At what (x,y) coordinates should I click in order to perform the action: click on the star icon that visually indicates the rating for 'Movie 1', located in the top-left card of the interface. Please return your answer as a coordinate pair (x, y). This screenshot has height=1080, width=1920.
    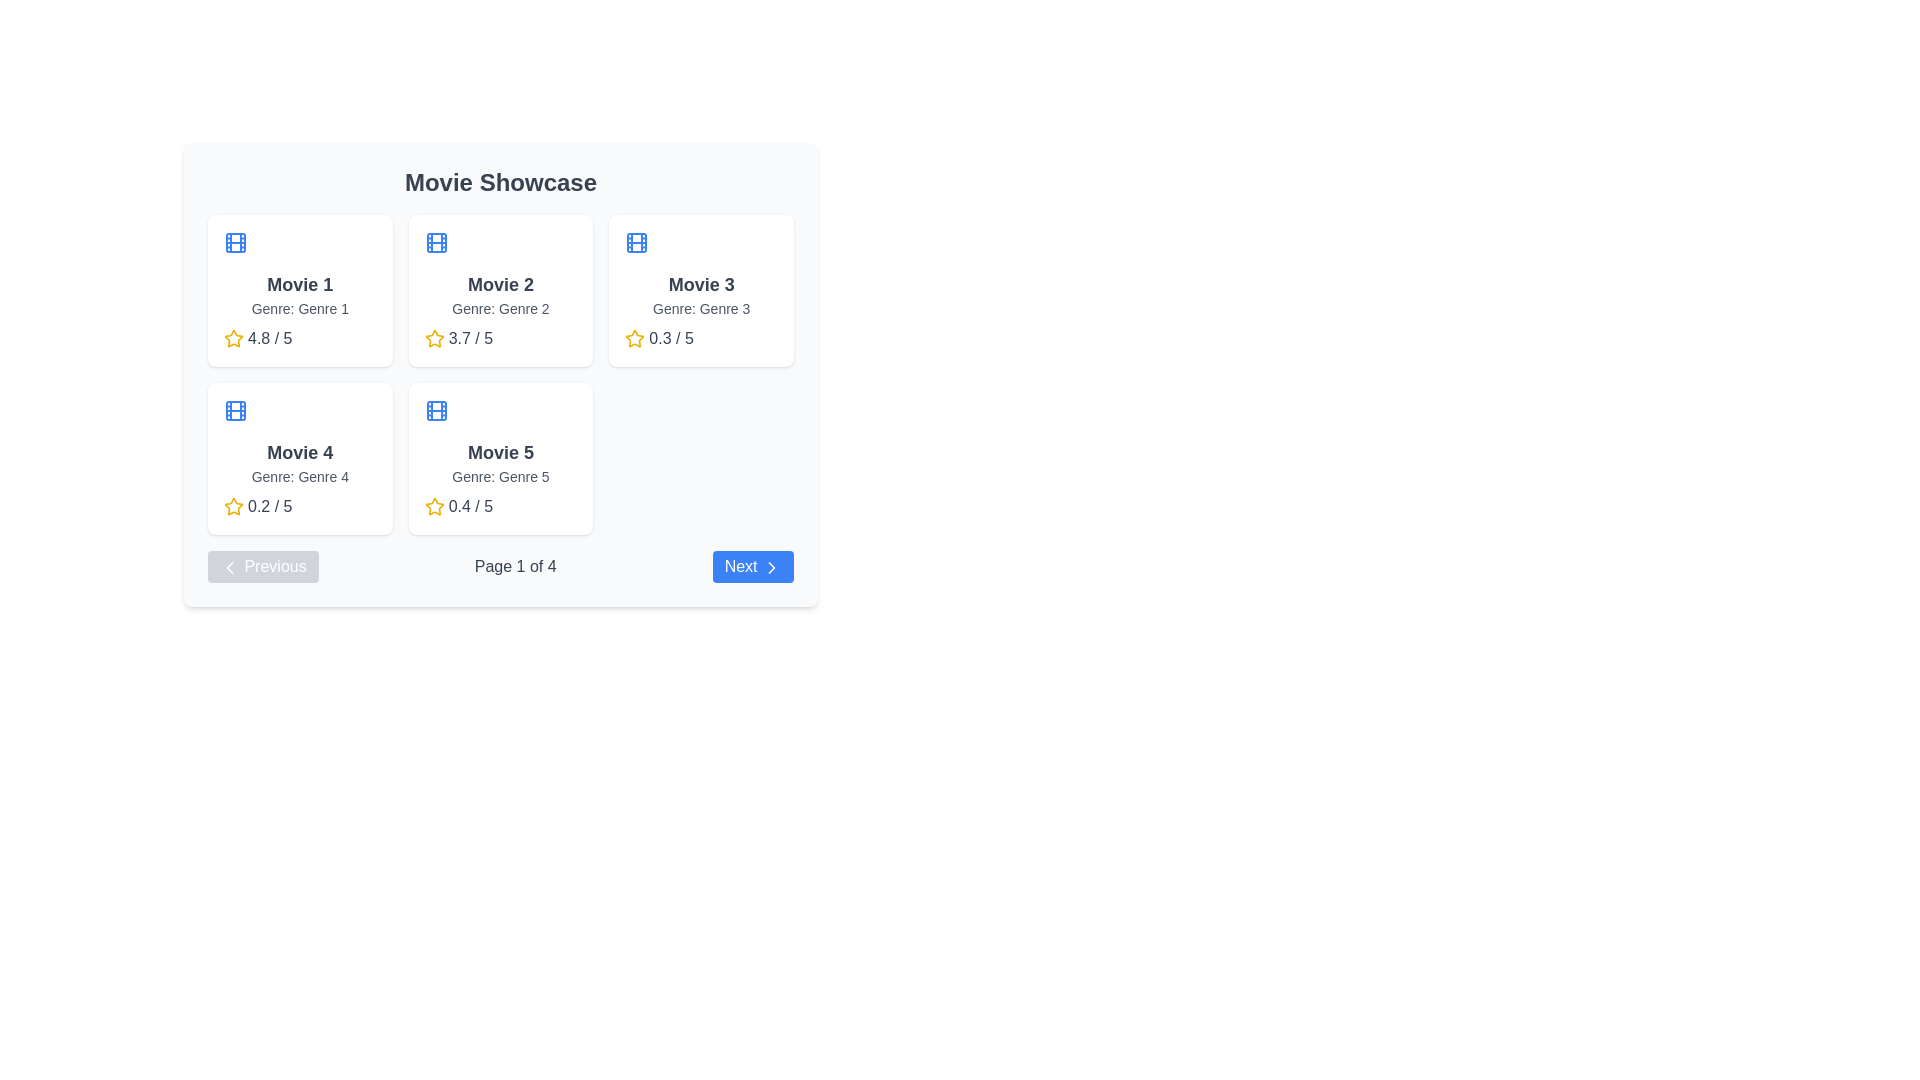
    Looking at the image, I should click on (234, 338).